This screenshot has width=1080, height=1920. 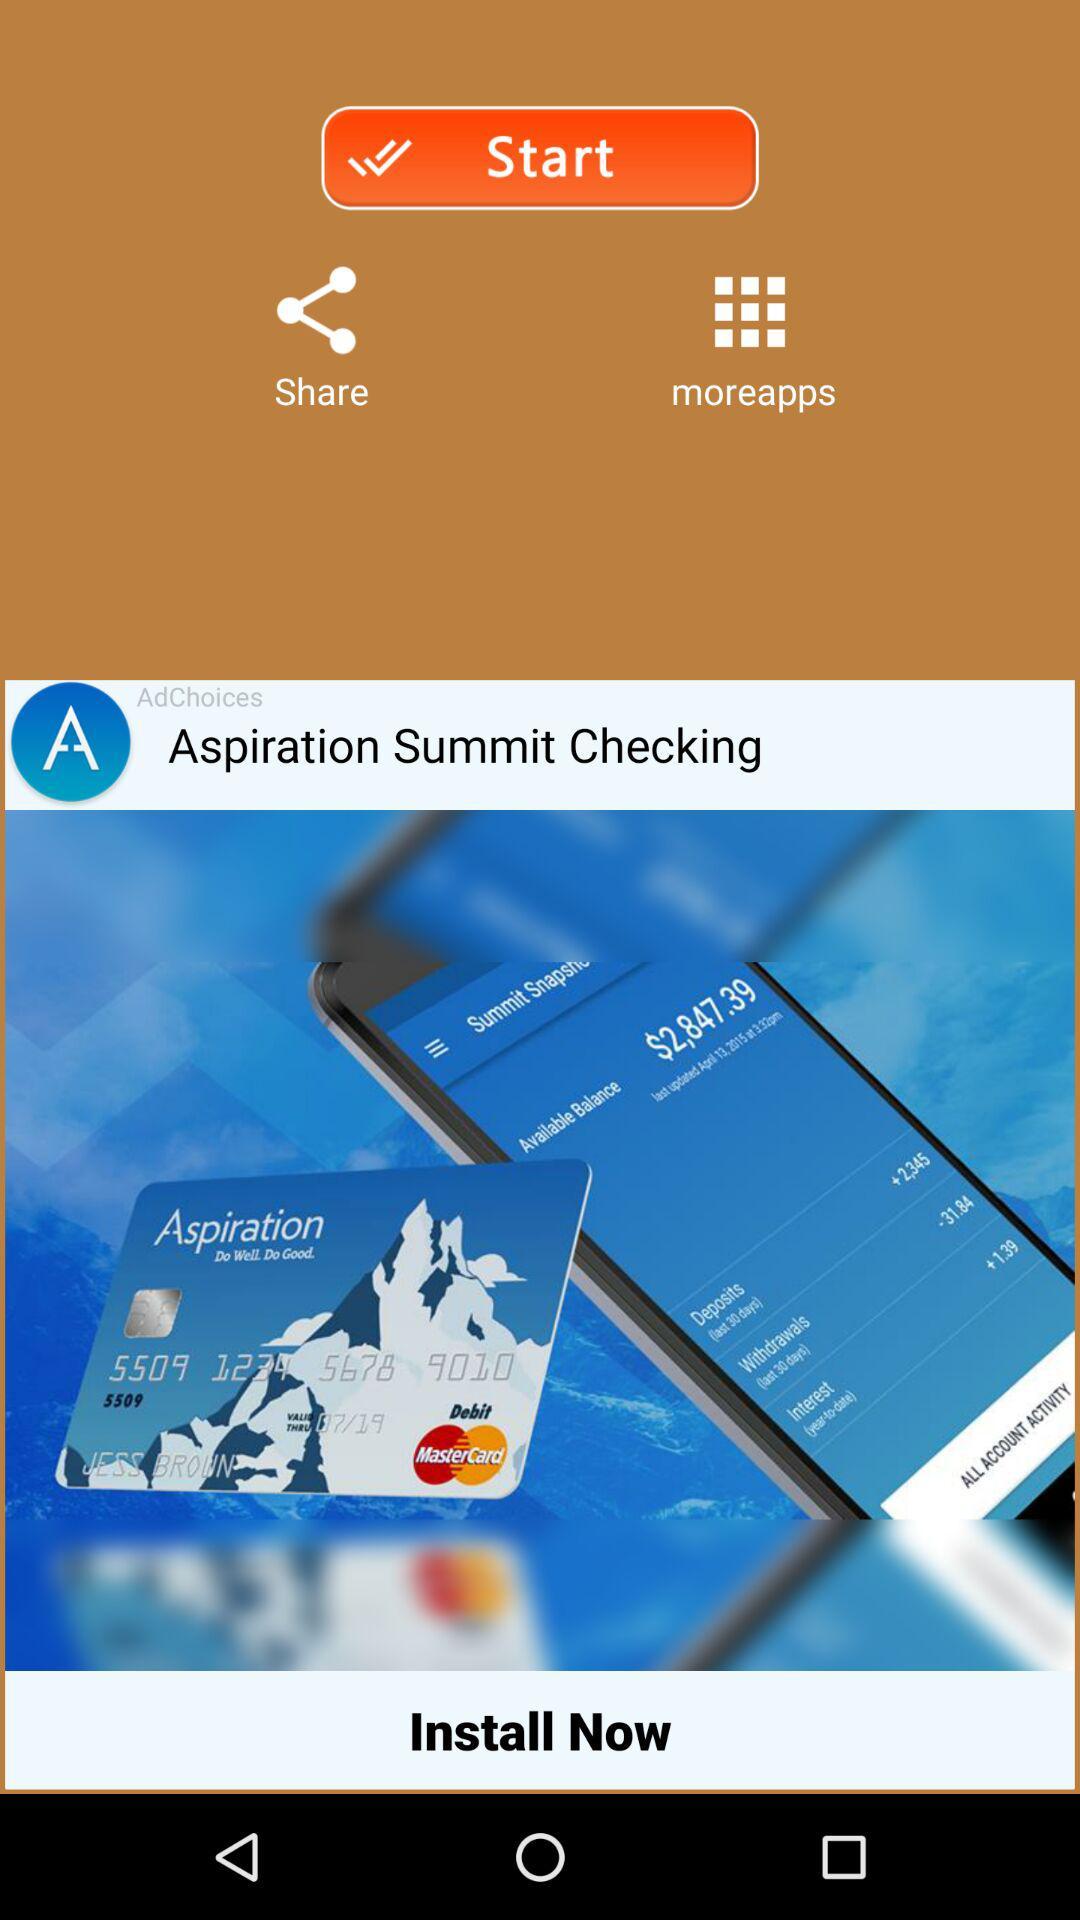 What do you see at coordinates (69, 744) in the screenshot?
I see `the item next to the adchoices item` at bounding box center [69, 744].